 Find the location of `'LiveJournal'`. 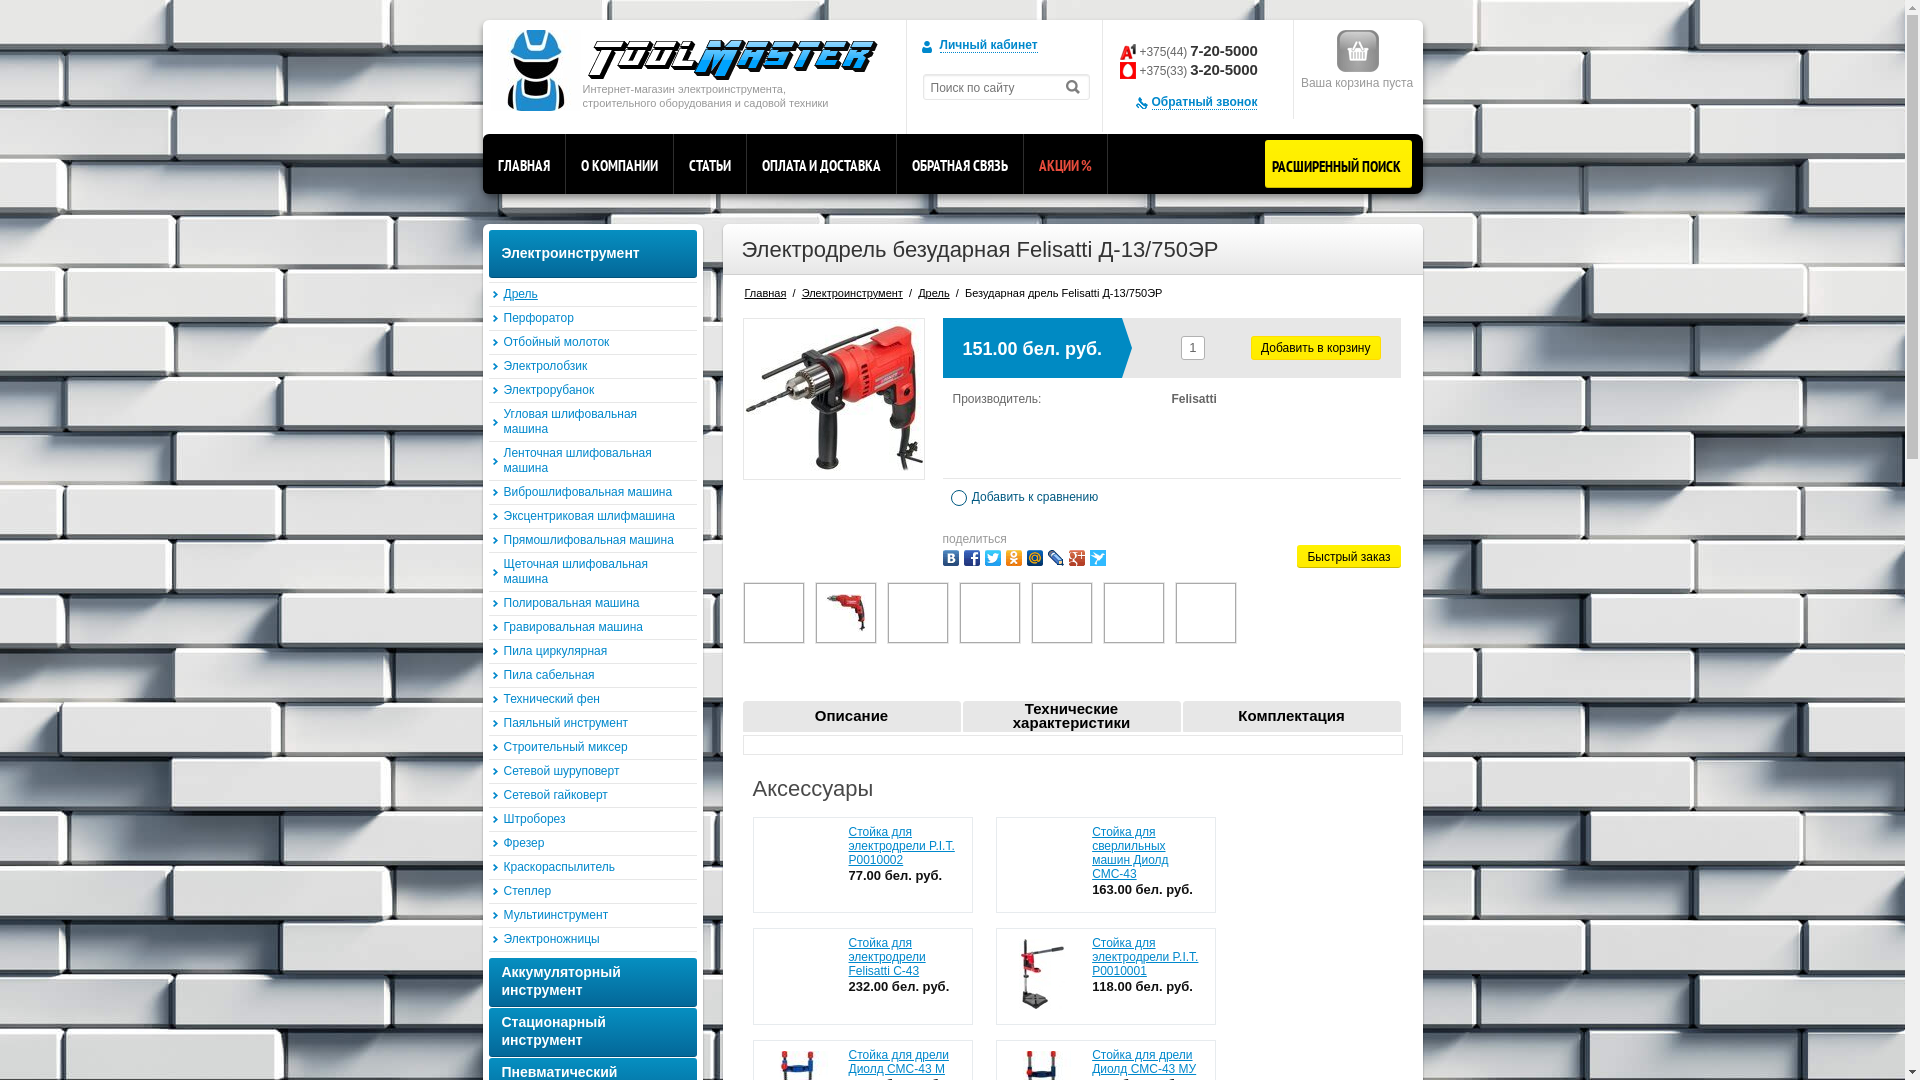

'LiveJournal' is located at coordinates (1055, 558).